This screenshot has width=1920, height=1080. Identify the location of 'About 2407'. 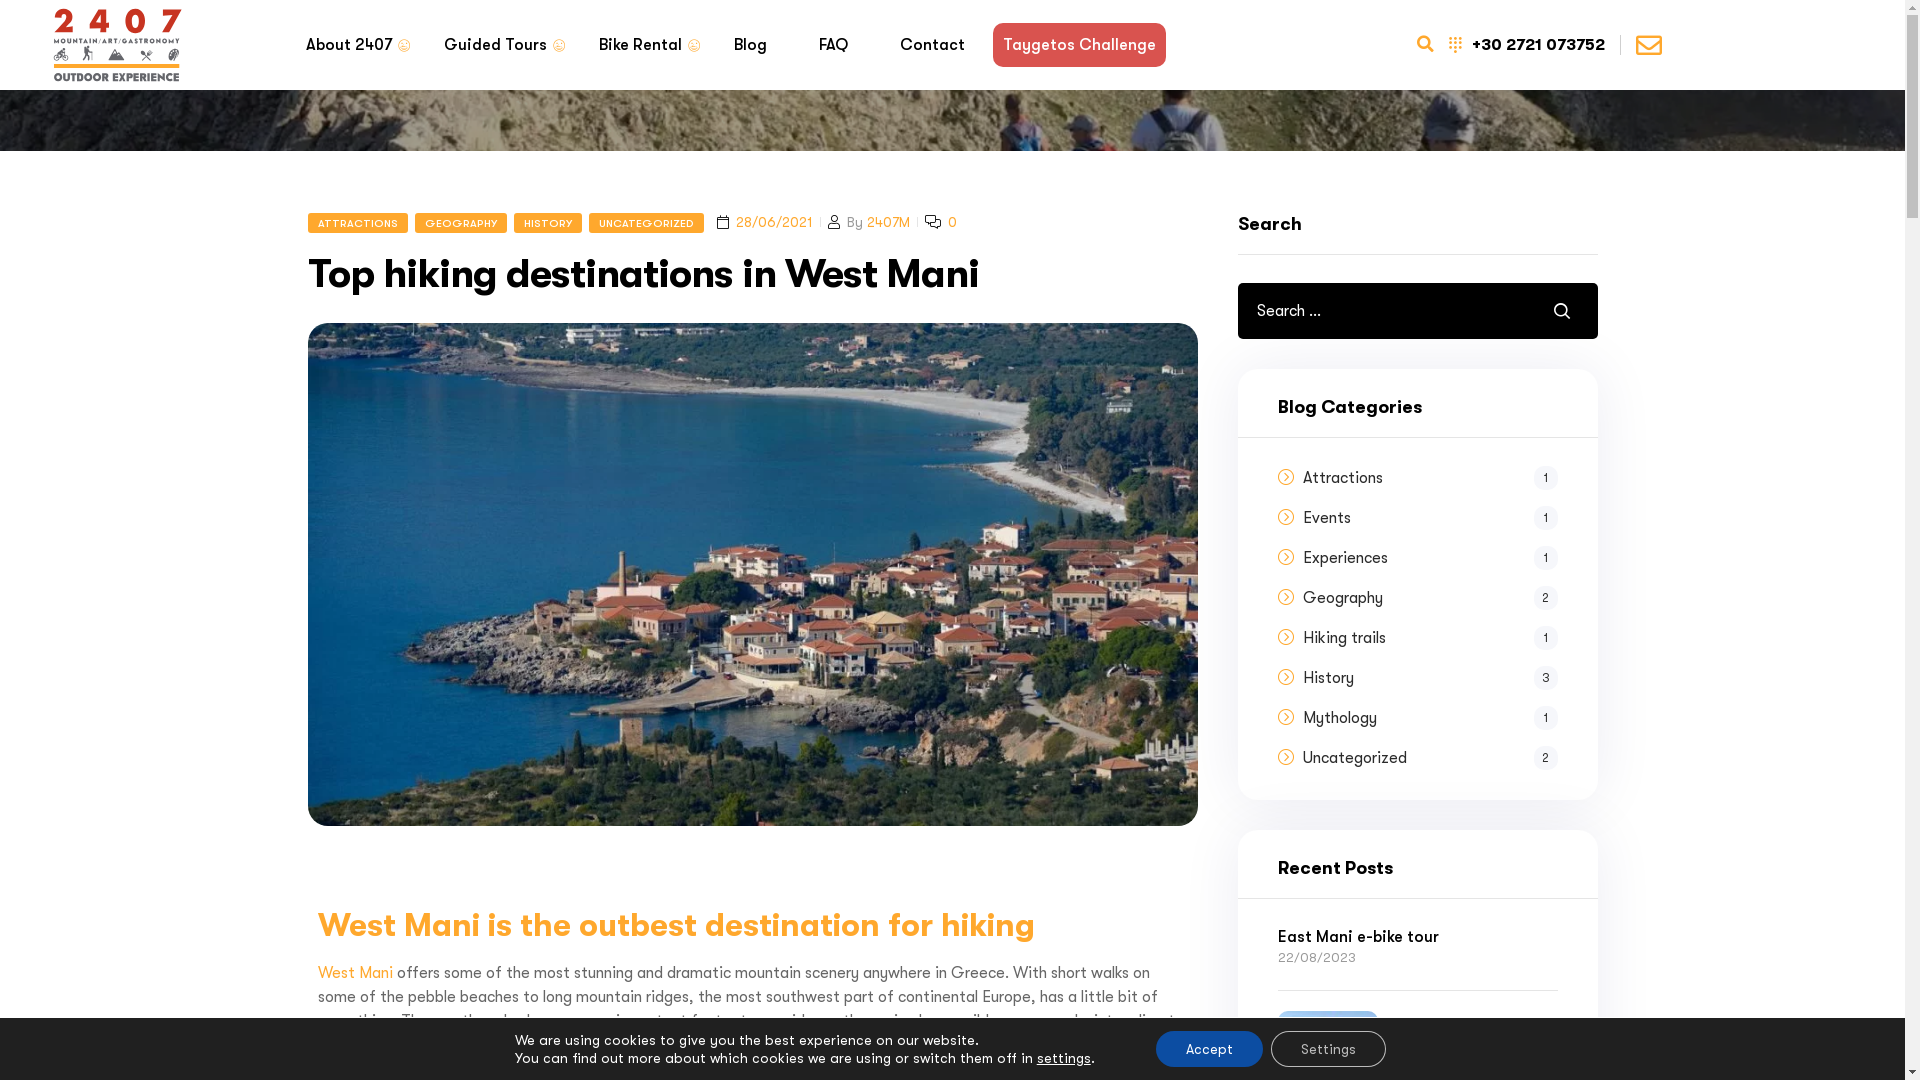
(349, 45).